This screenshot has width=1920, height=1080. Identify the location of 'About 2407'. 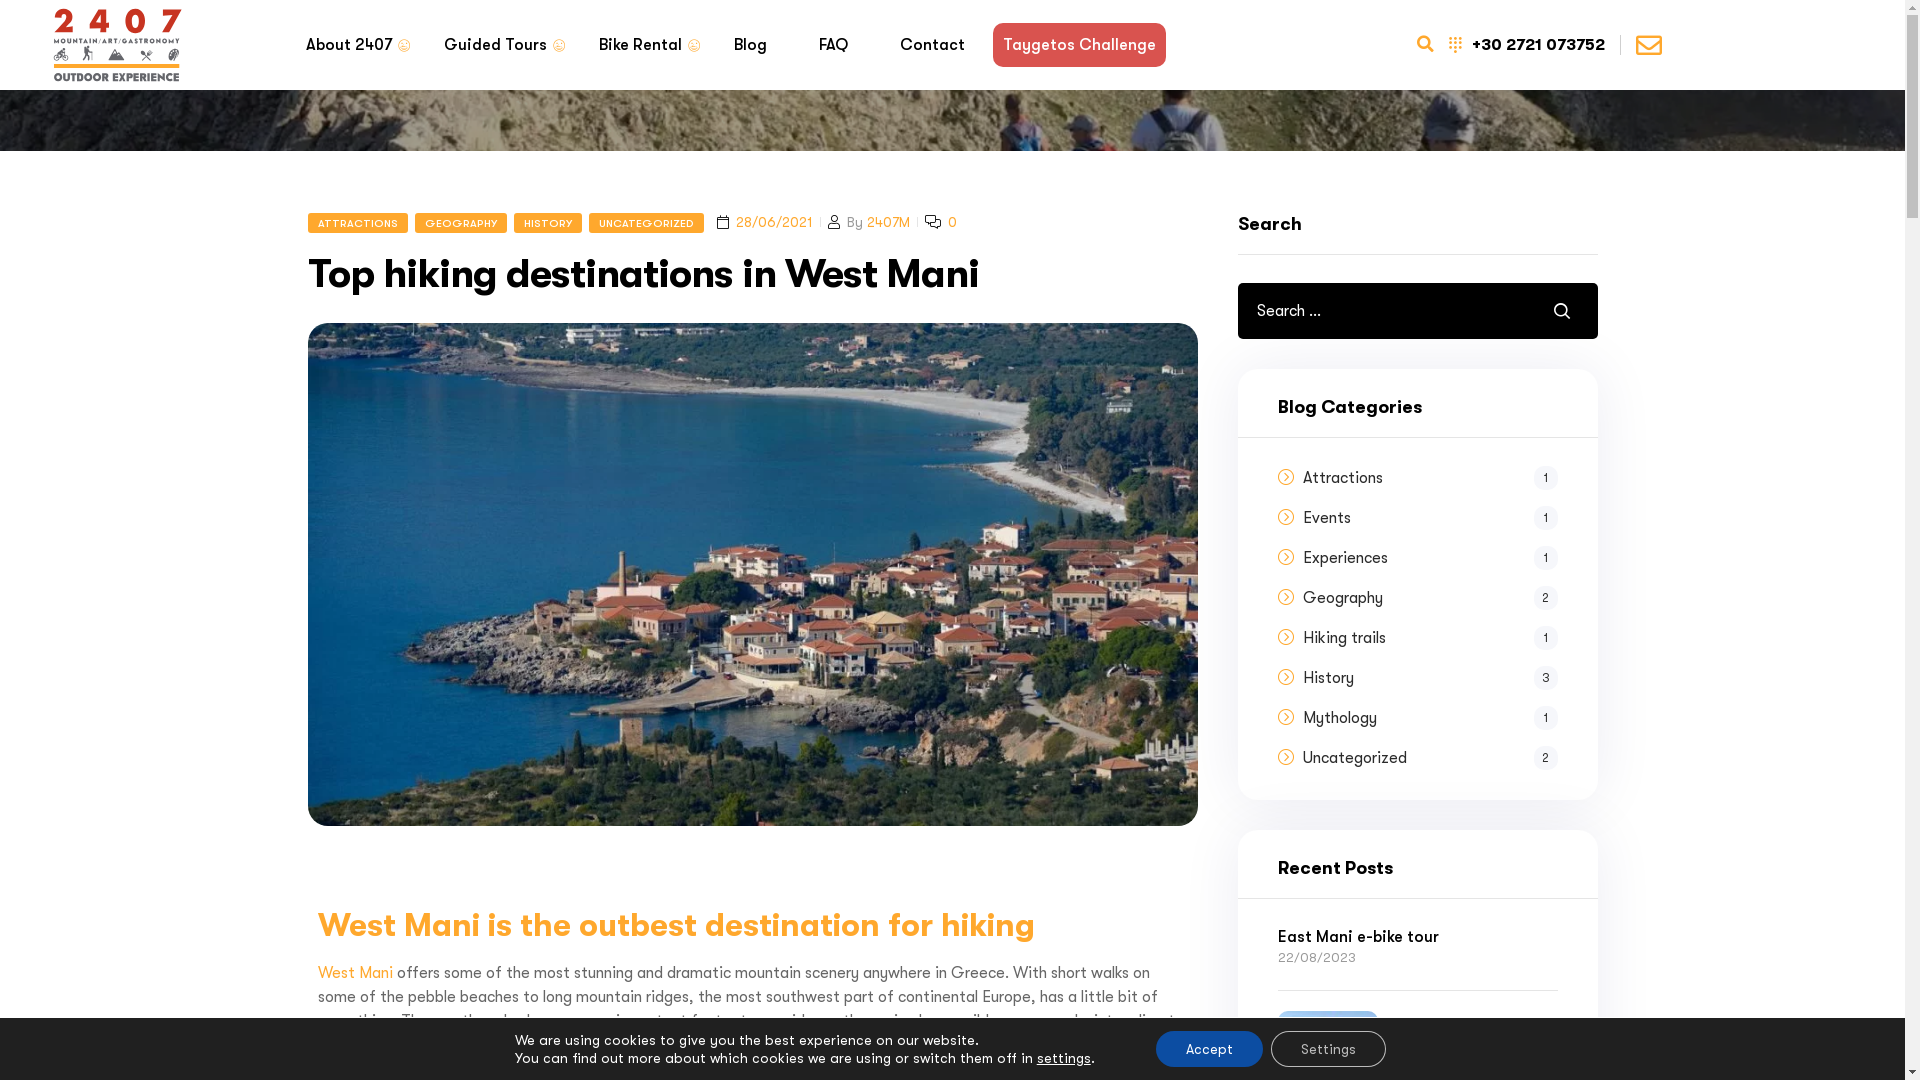
(349, 45).